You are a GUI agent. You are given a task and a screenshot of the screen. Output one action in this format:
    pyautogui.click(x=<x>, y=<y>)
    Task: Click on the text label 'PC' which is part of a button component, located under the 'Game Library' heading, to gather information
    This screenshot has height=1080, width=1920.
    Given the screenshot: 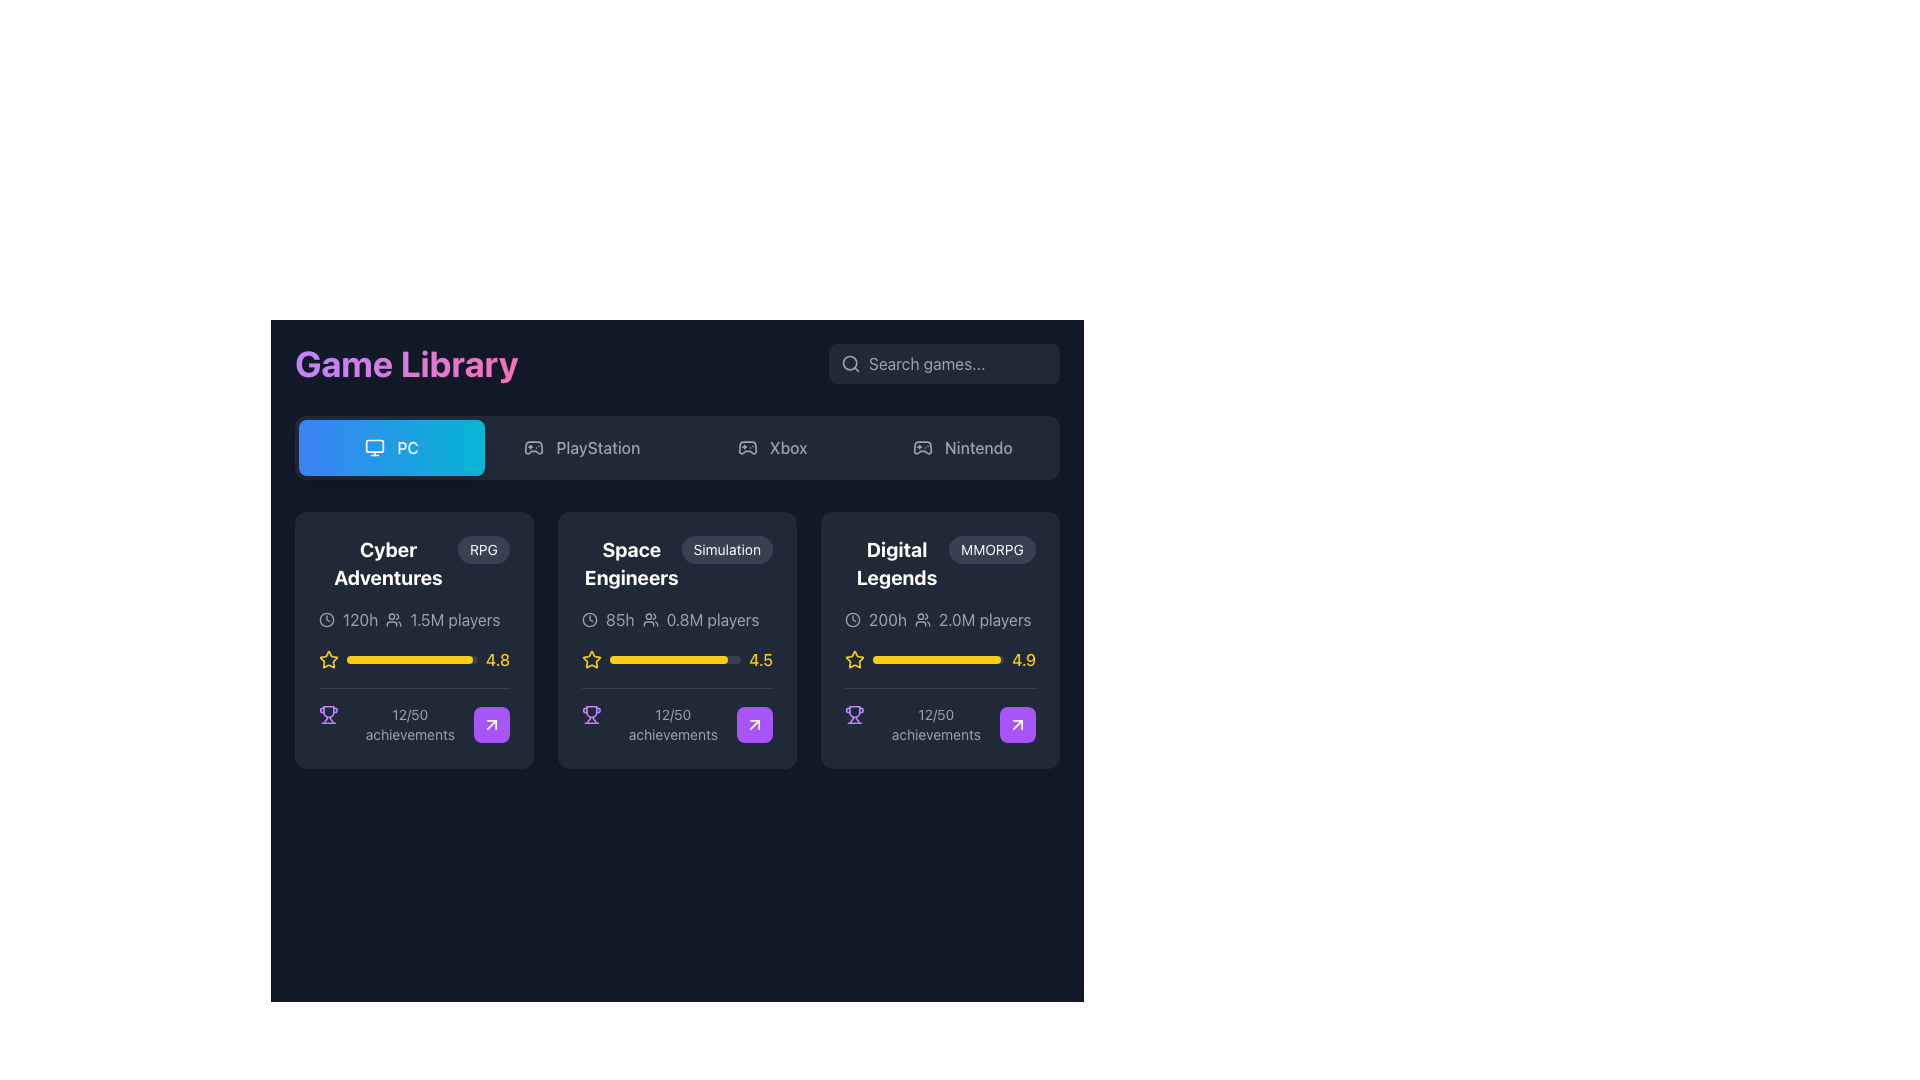 What is the action you would take?
    pyautogui.click(x=407, y=446)
    